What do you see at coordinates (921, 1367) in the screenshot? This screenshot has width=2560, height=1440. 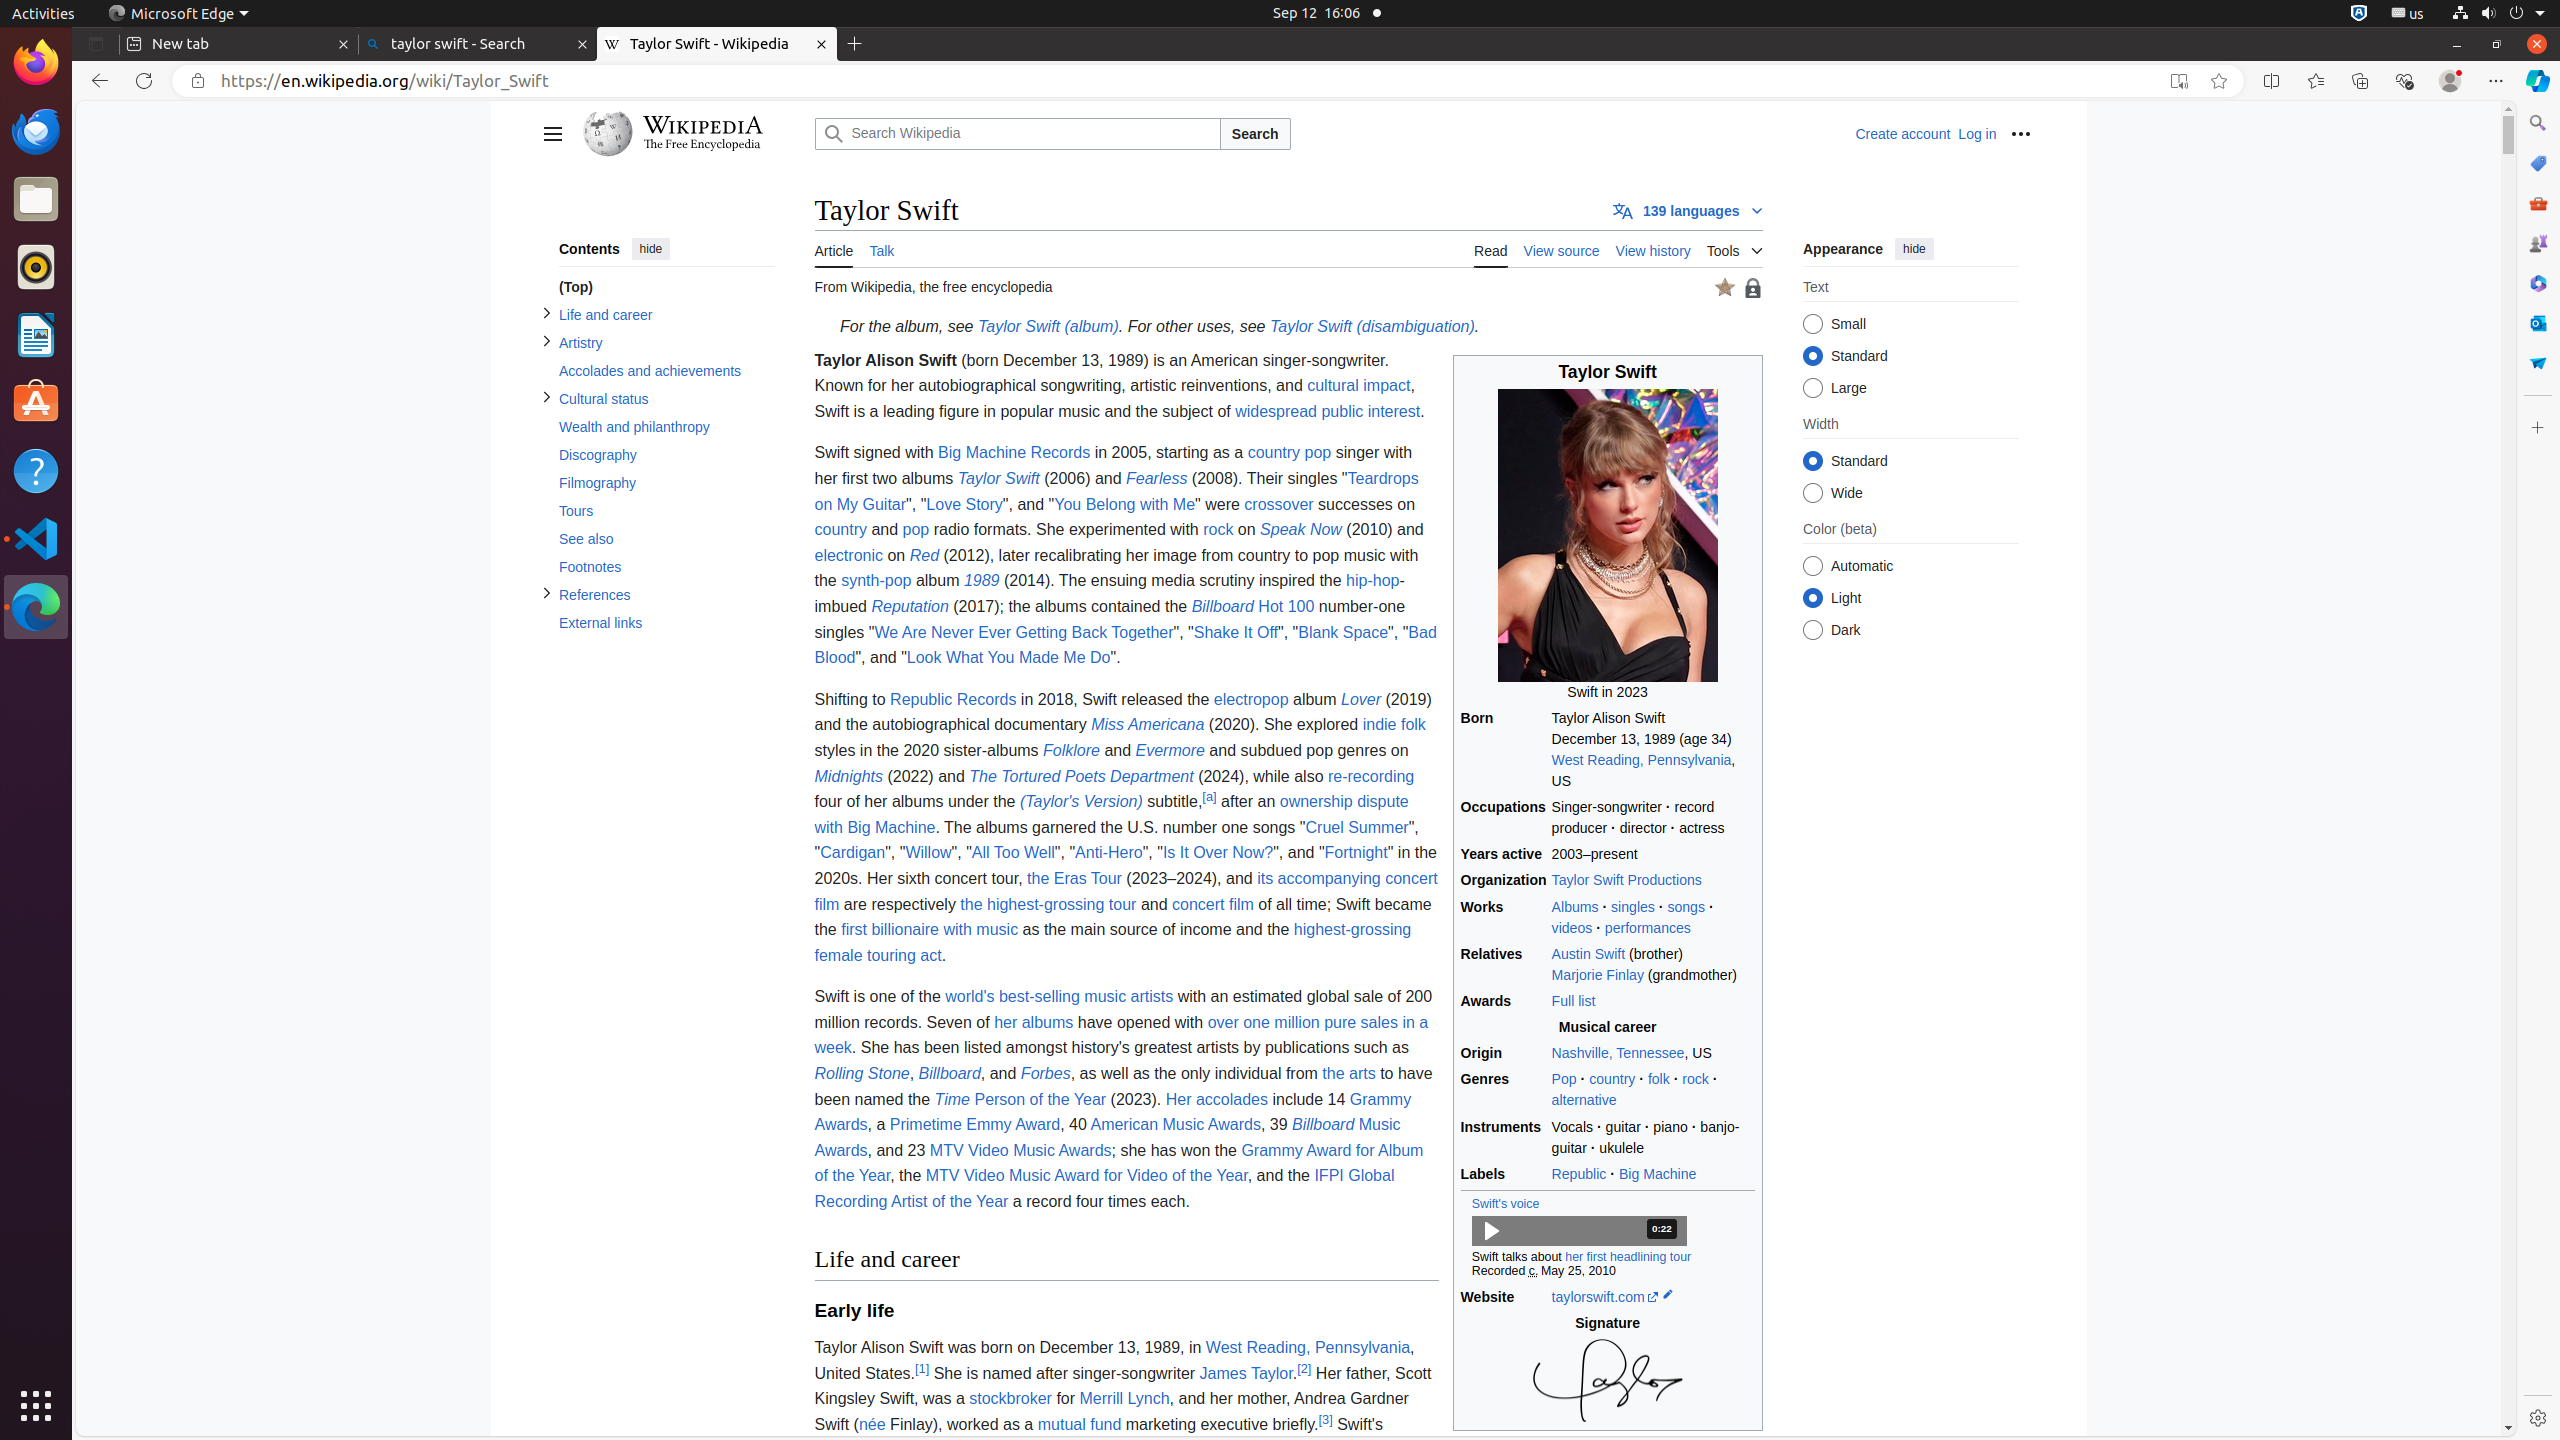 I see `'[1]'` at bounding box center [921, 1367].